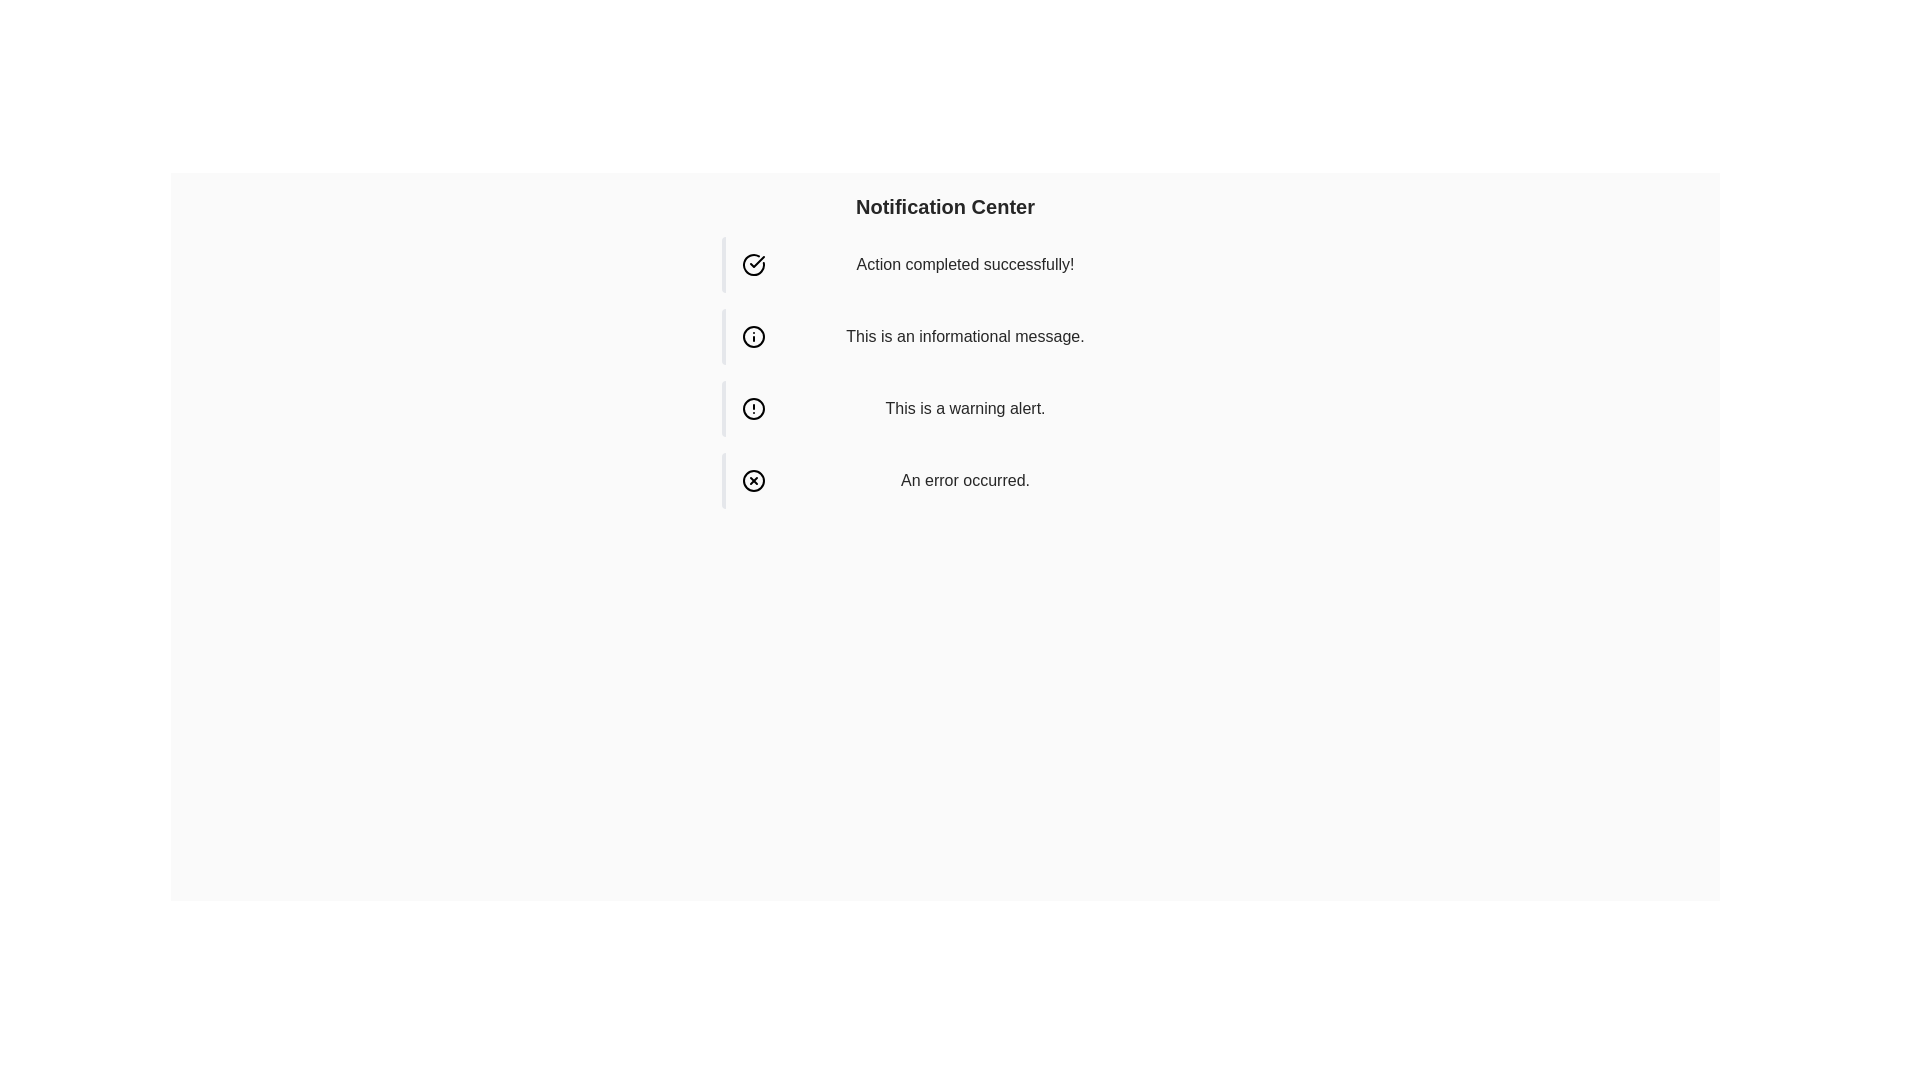 The width and height of the screenshot is (1920, 1080). I want to click on the status indicator represented by the small circular icon with a black border and white interior, located to the left of the text 'This is a warning alert.', so click(752, 407).